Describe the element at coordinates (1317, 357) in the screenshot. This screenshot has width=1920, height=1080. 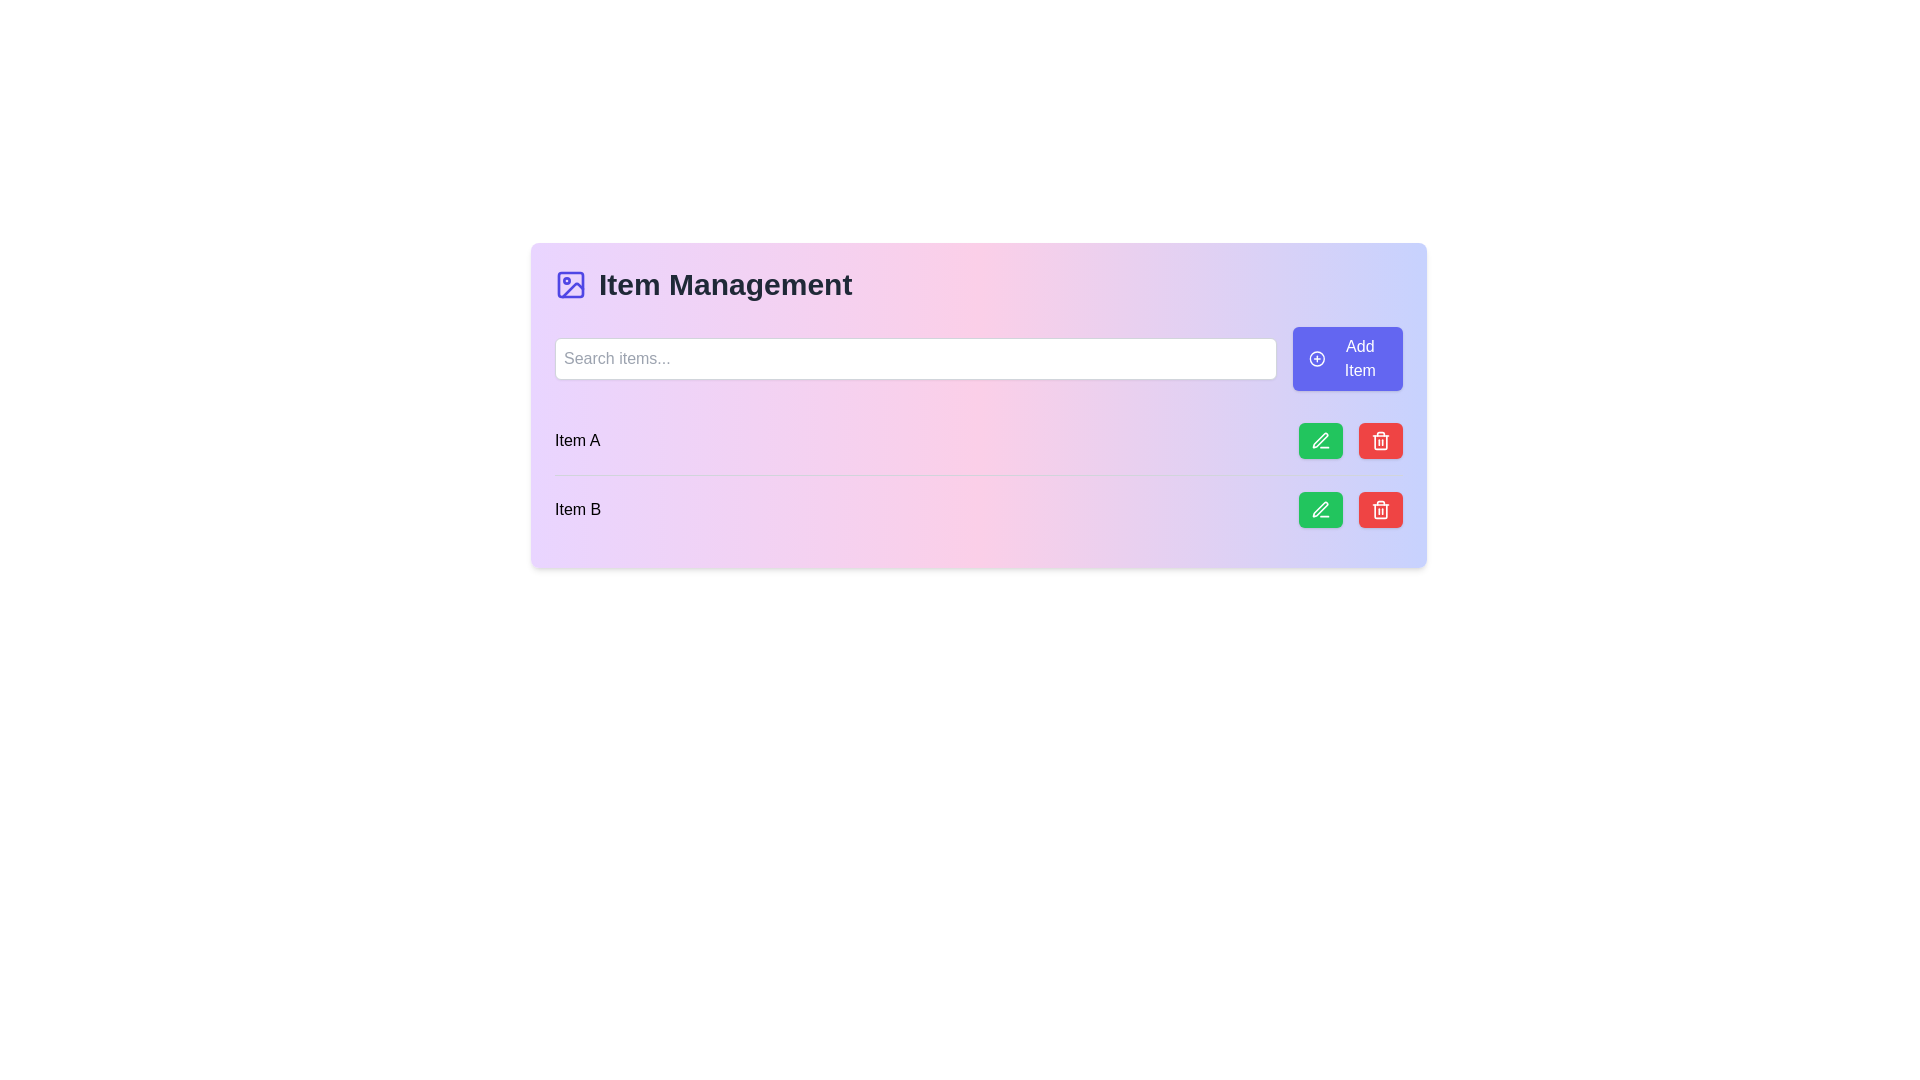
I see `the '+' Icon located within the 'Add Item' button, positioned towards the left-hand side of the button's rectangular area` at that location.